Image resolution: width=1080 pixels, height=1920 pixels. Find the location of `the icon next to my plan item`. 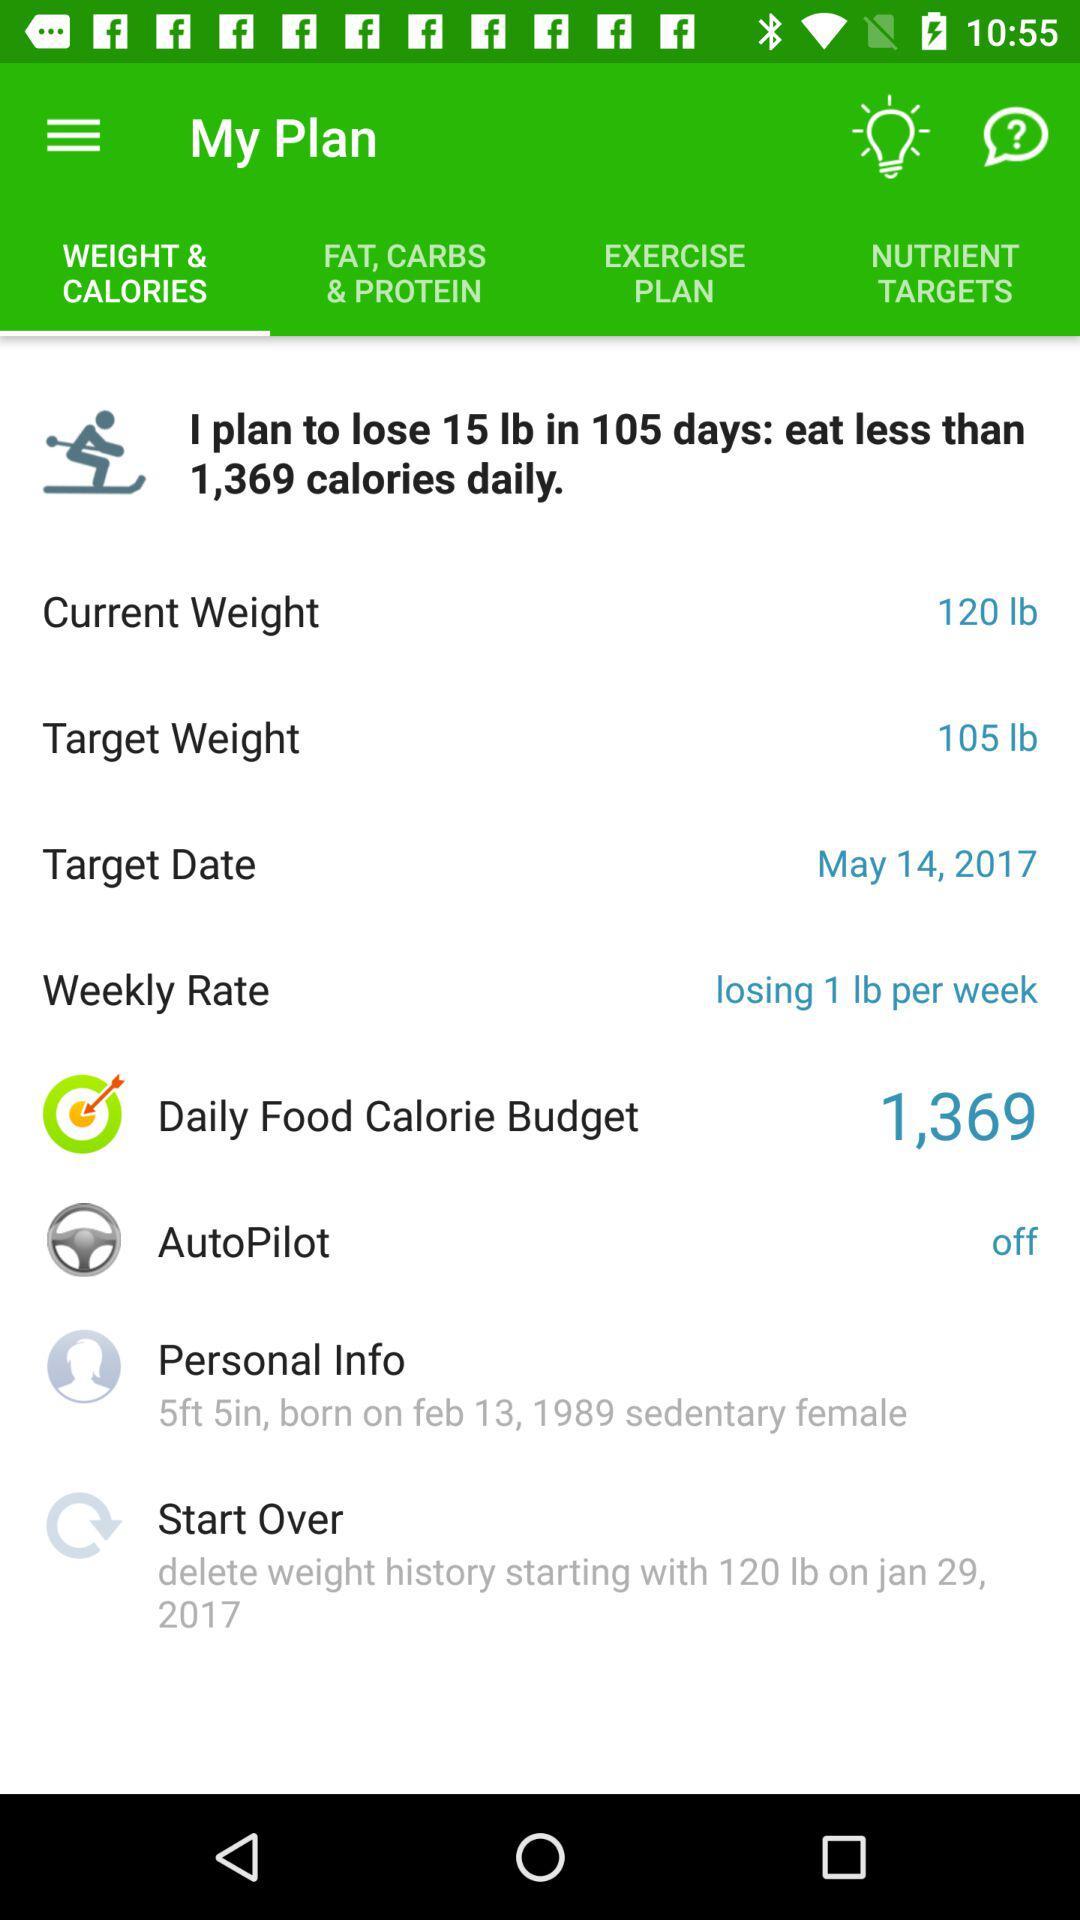

the icon next to my plan item is located at coordinates (72, 135).